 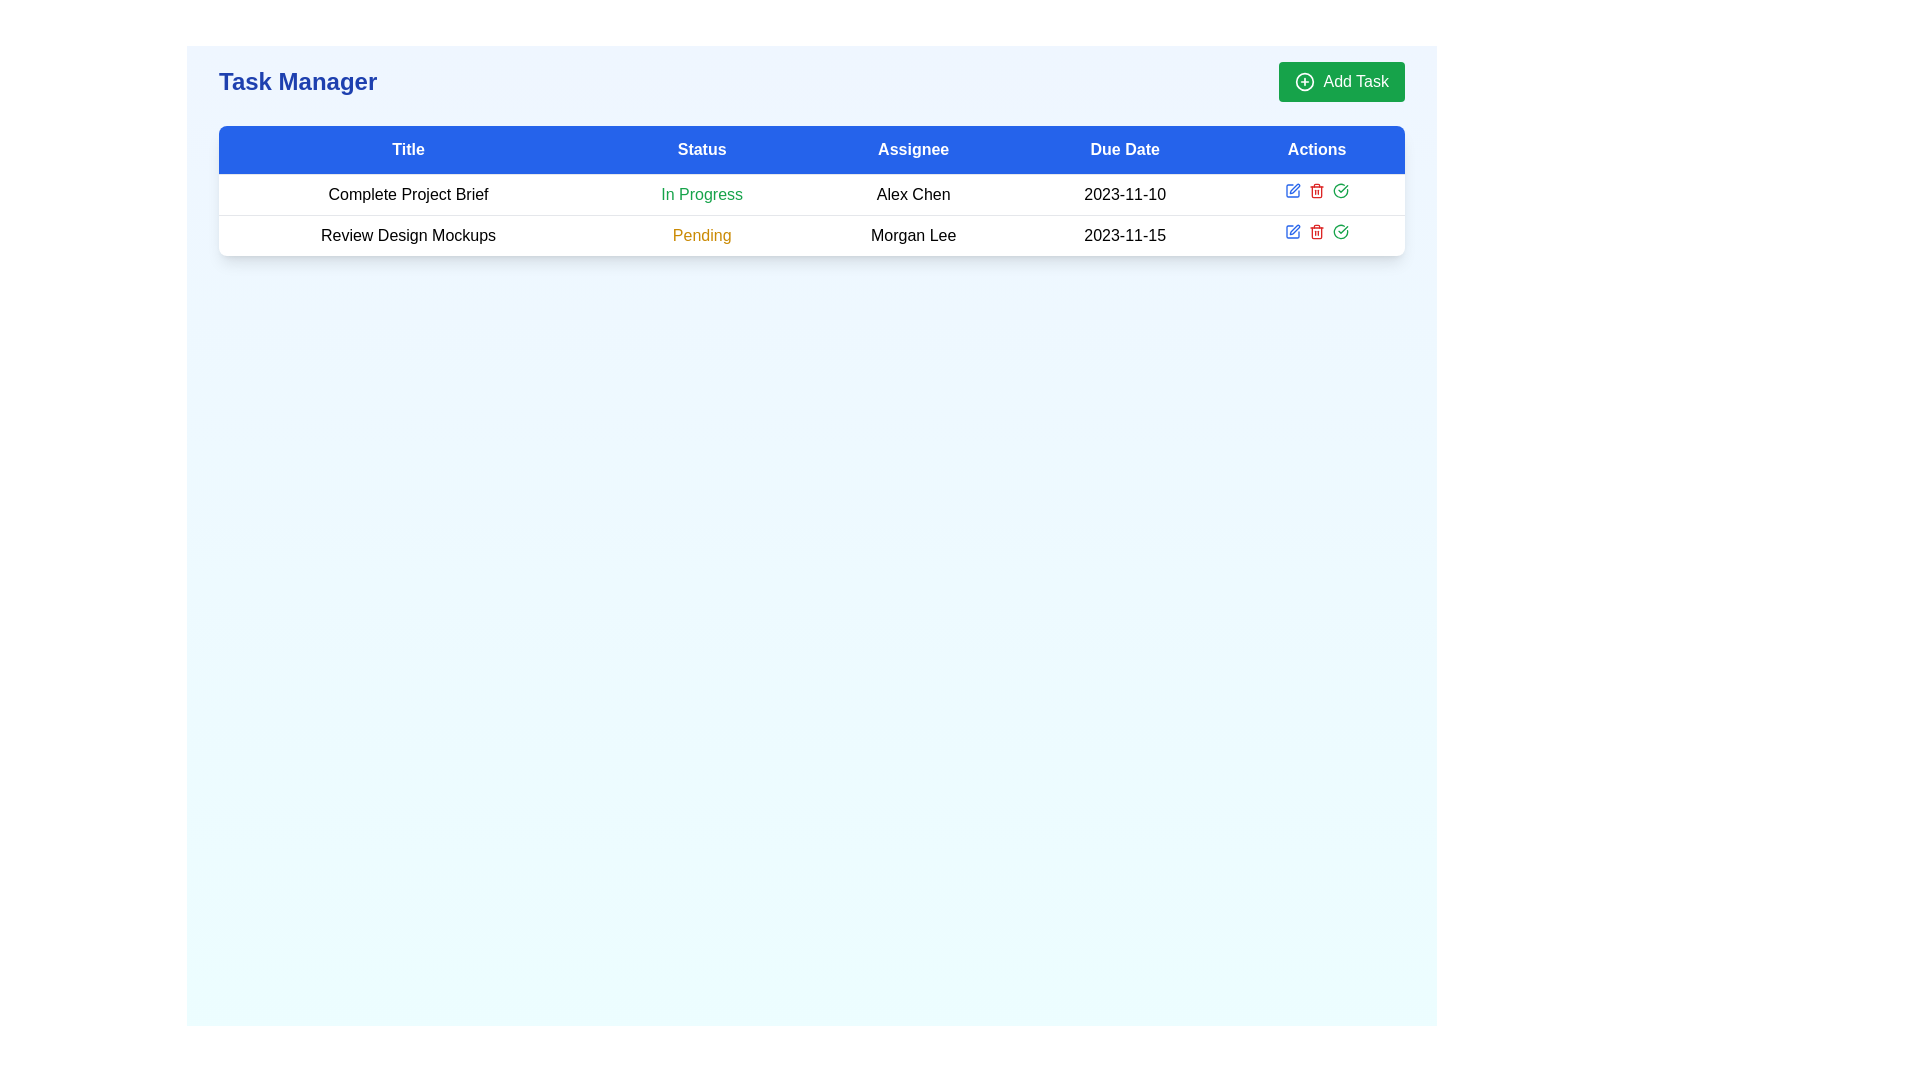 What do you see at coordinates (1341, 230) in the screenshot?
I see `the circular completion icon outlined by a green stroke with a check mark inside, located in the 'Actions' column of the first row of the table for the task 'Complete Project Brief', to mark the task as complete` at bounding box center [1341, 230].